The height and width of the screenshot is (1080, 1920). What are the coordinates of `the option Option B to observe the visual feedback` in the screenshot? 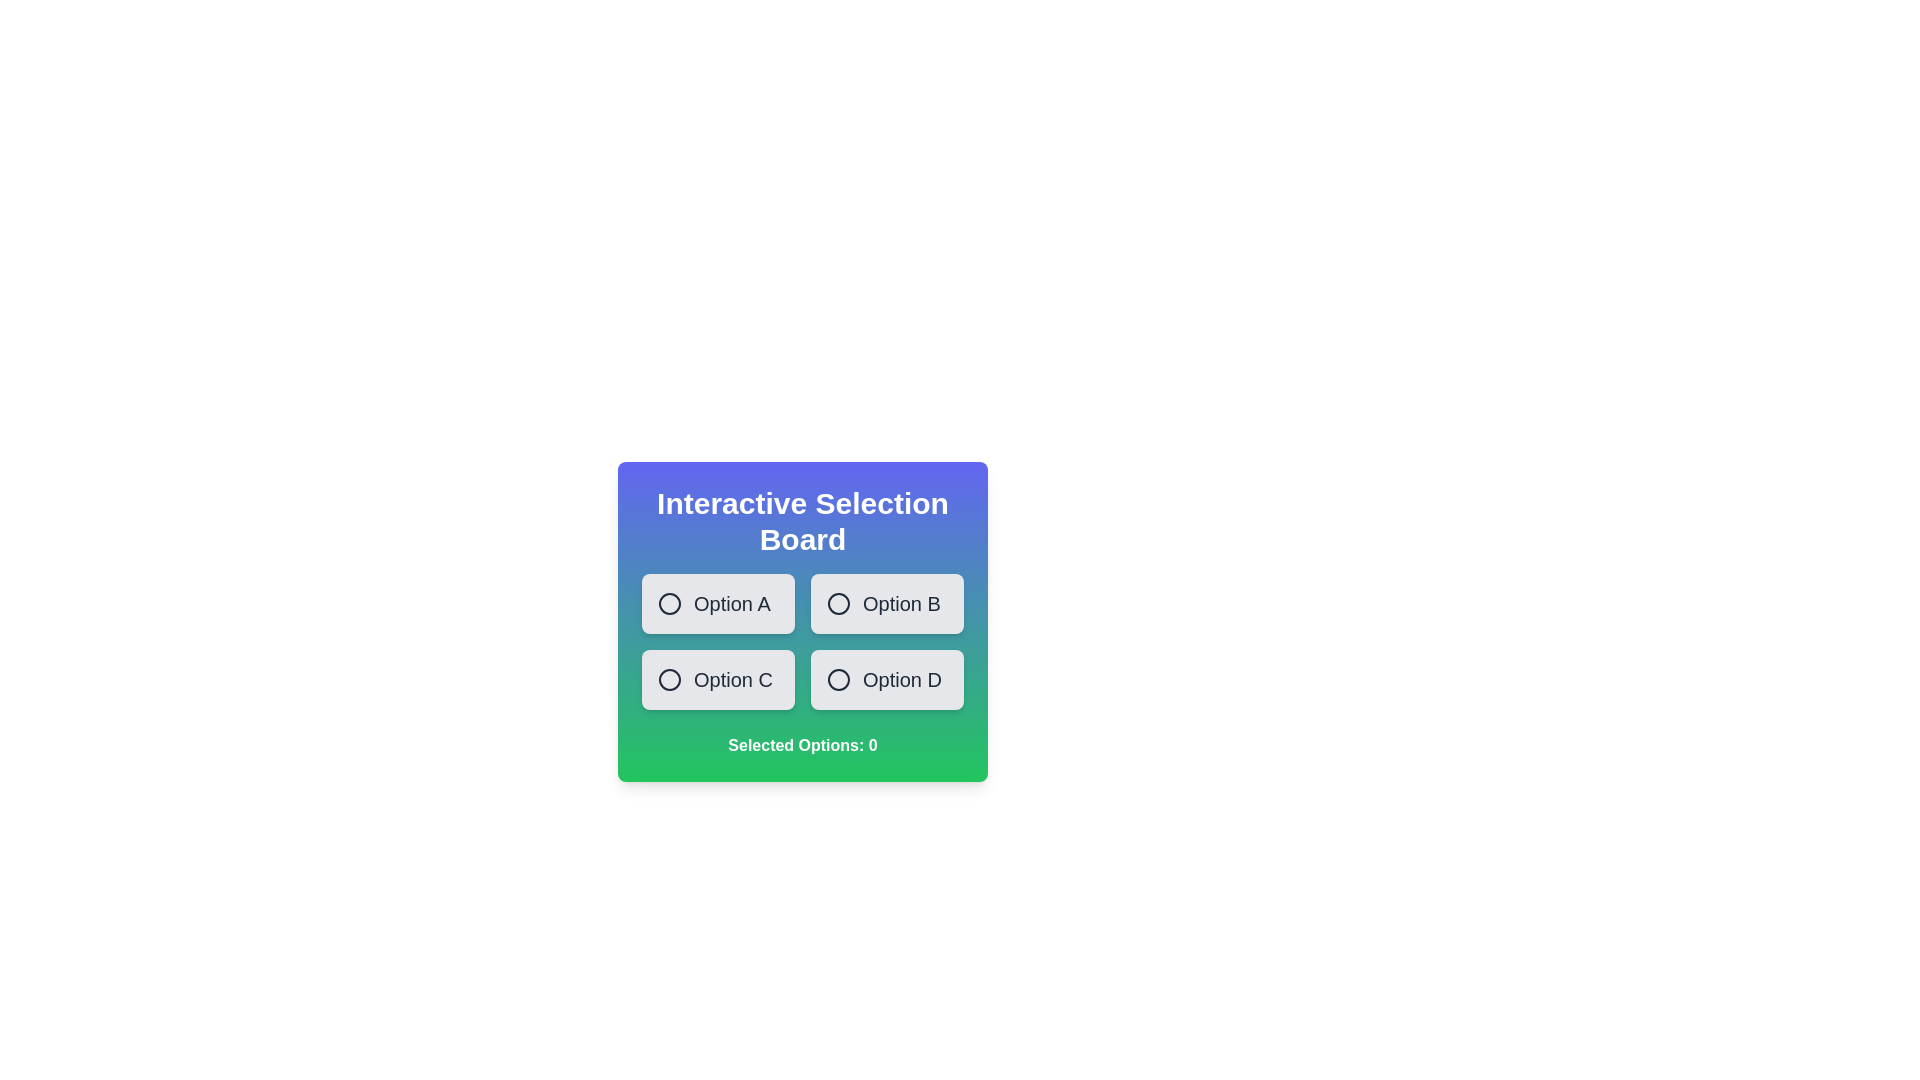 It's located at (886, 603).